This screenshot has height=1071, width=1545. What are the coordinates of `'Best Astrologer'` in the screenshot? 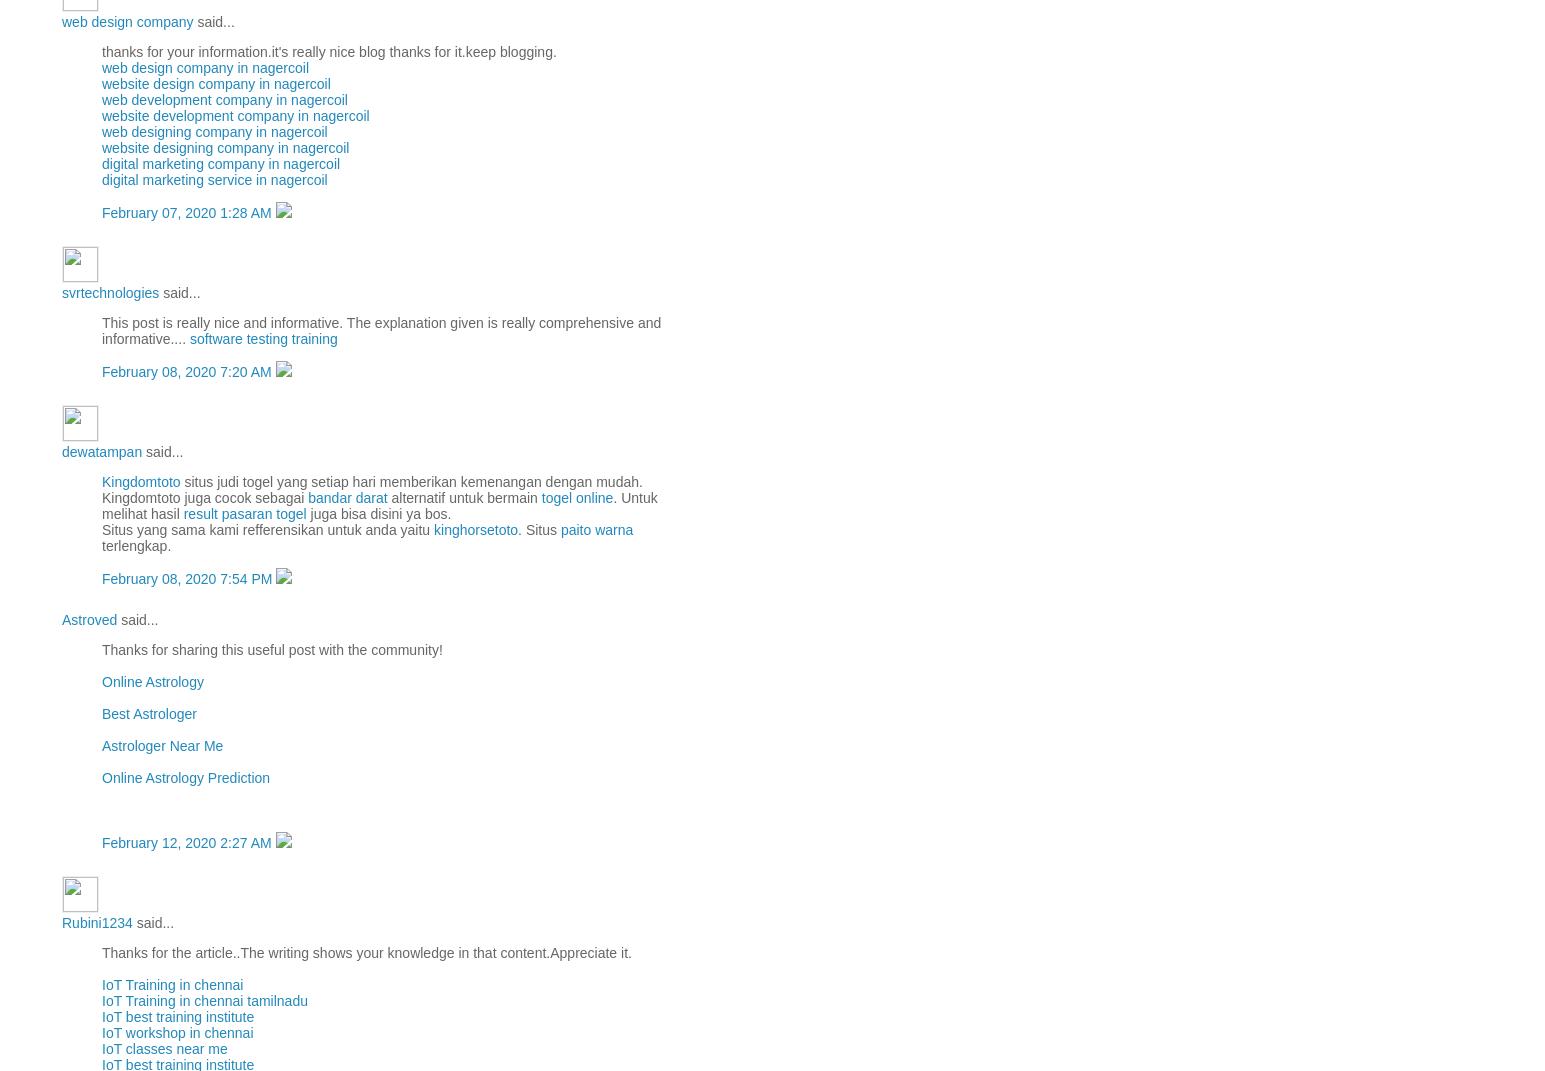 It's located at (100, 712).